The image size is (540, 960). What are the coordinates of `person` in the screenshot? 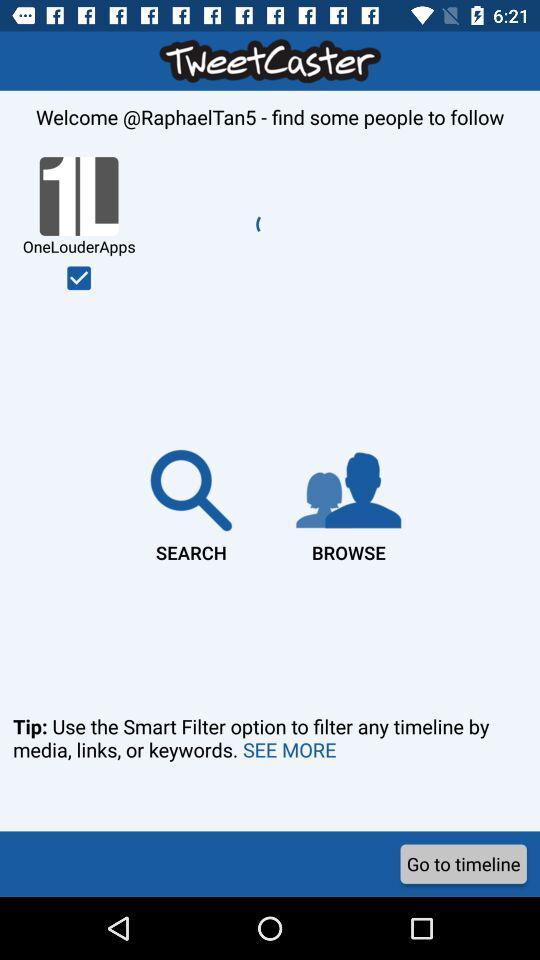 It's located at (78, 277).